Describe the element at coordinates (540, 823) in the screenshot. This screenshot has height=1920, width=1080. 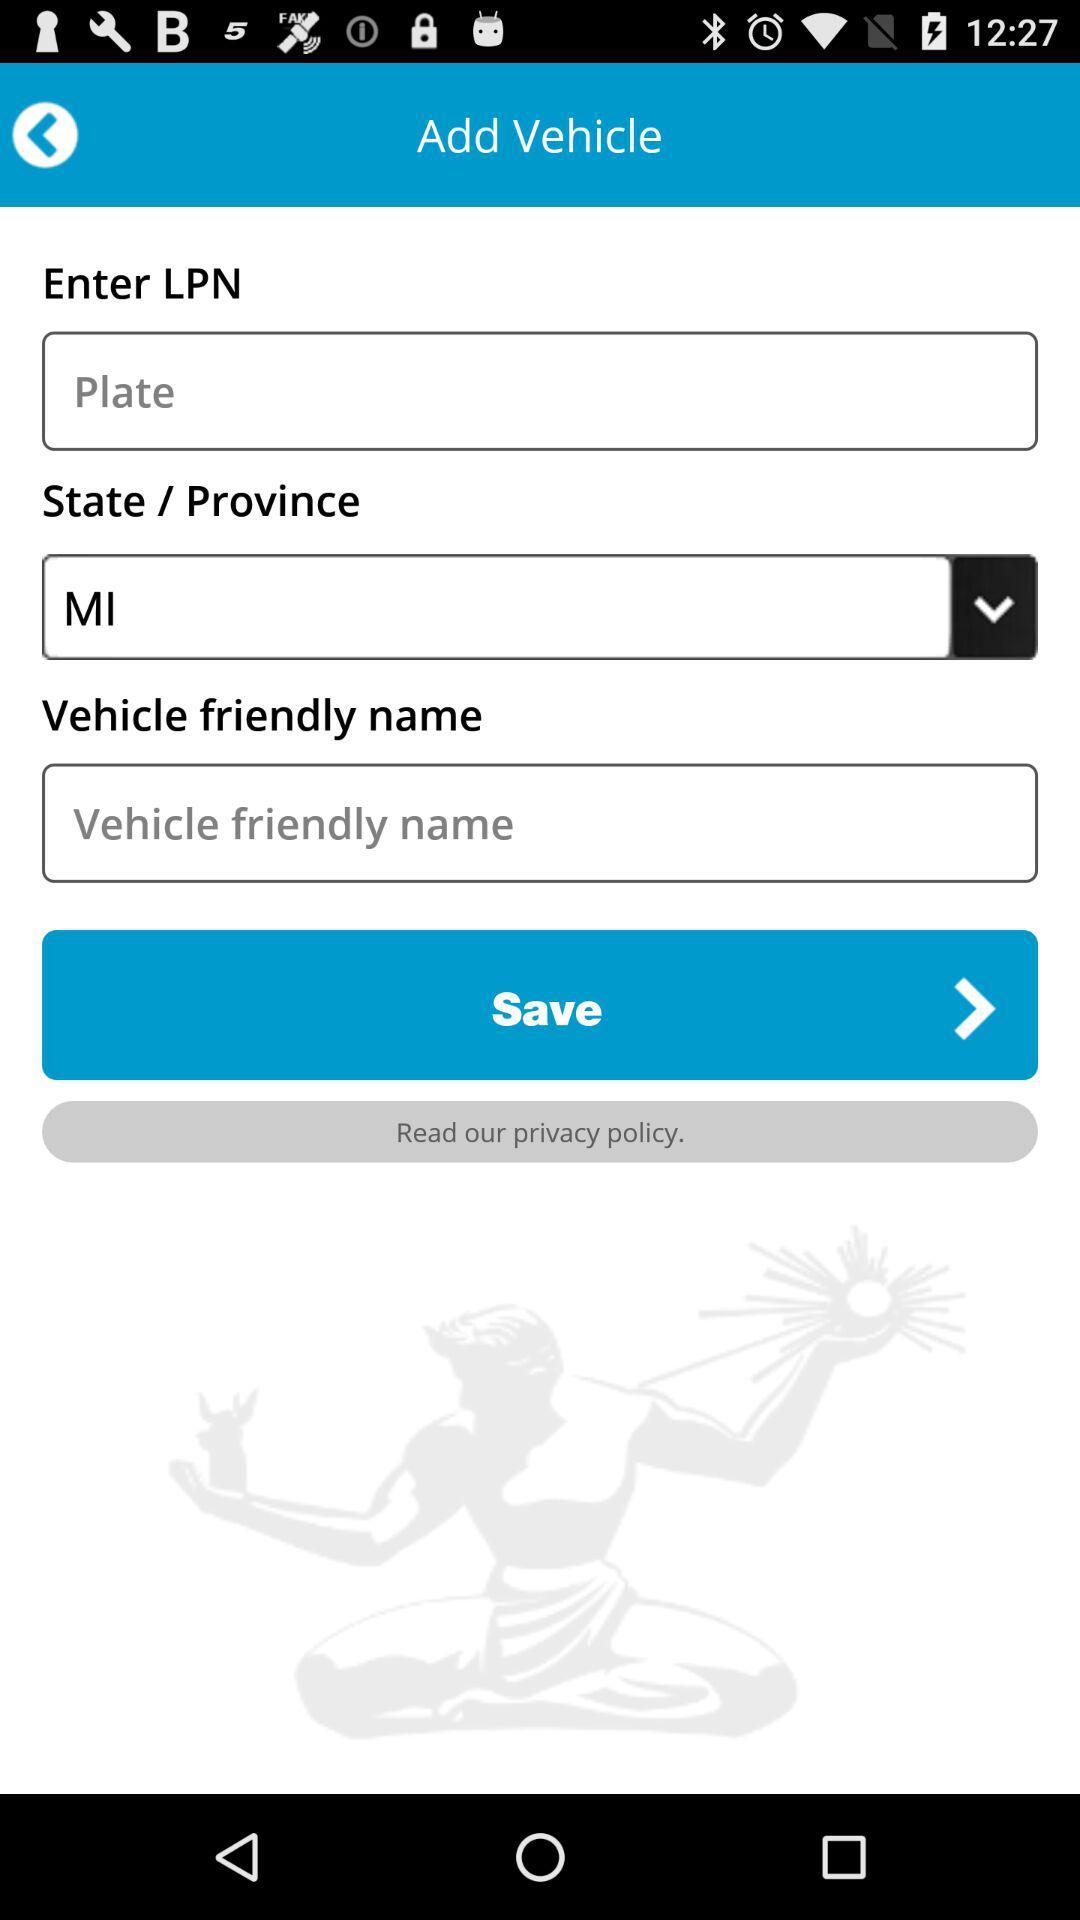
I see `vehicle information` at that location.